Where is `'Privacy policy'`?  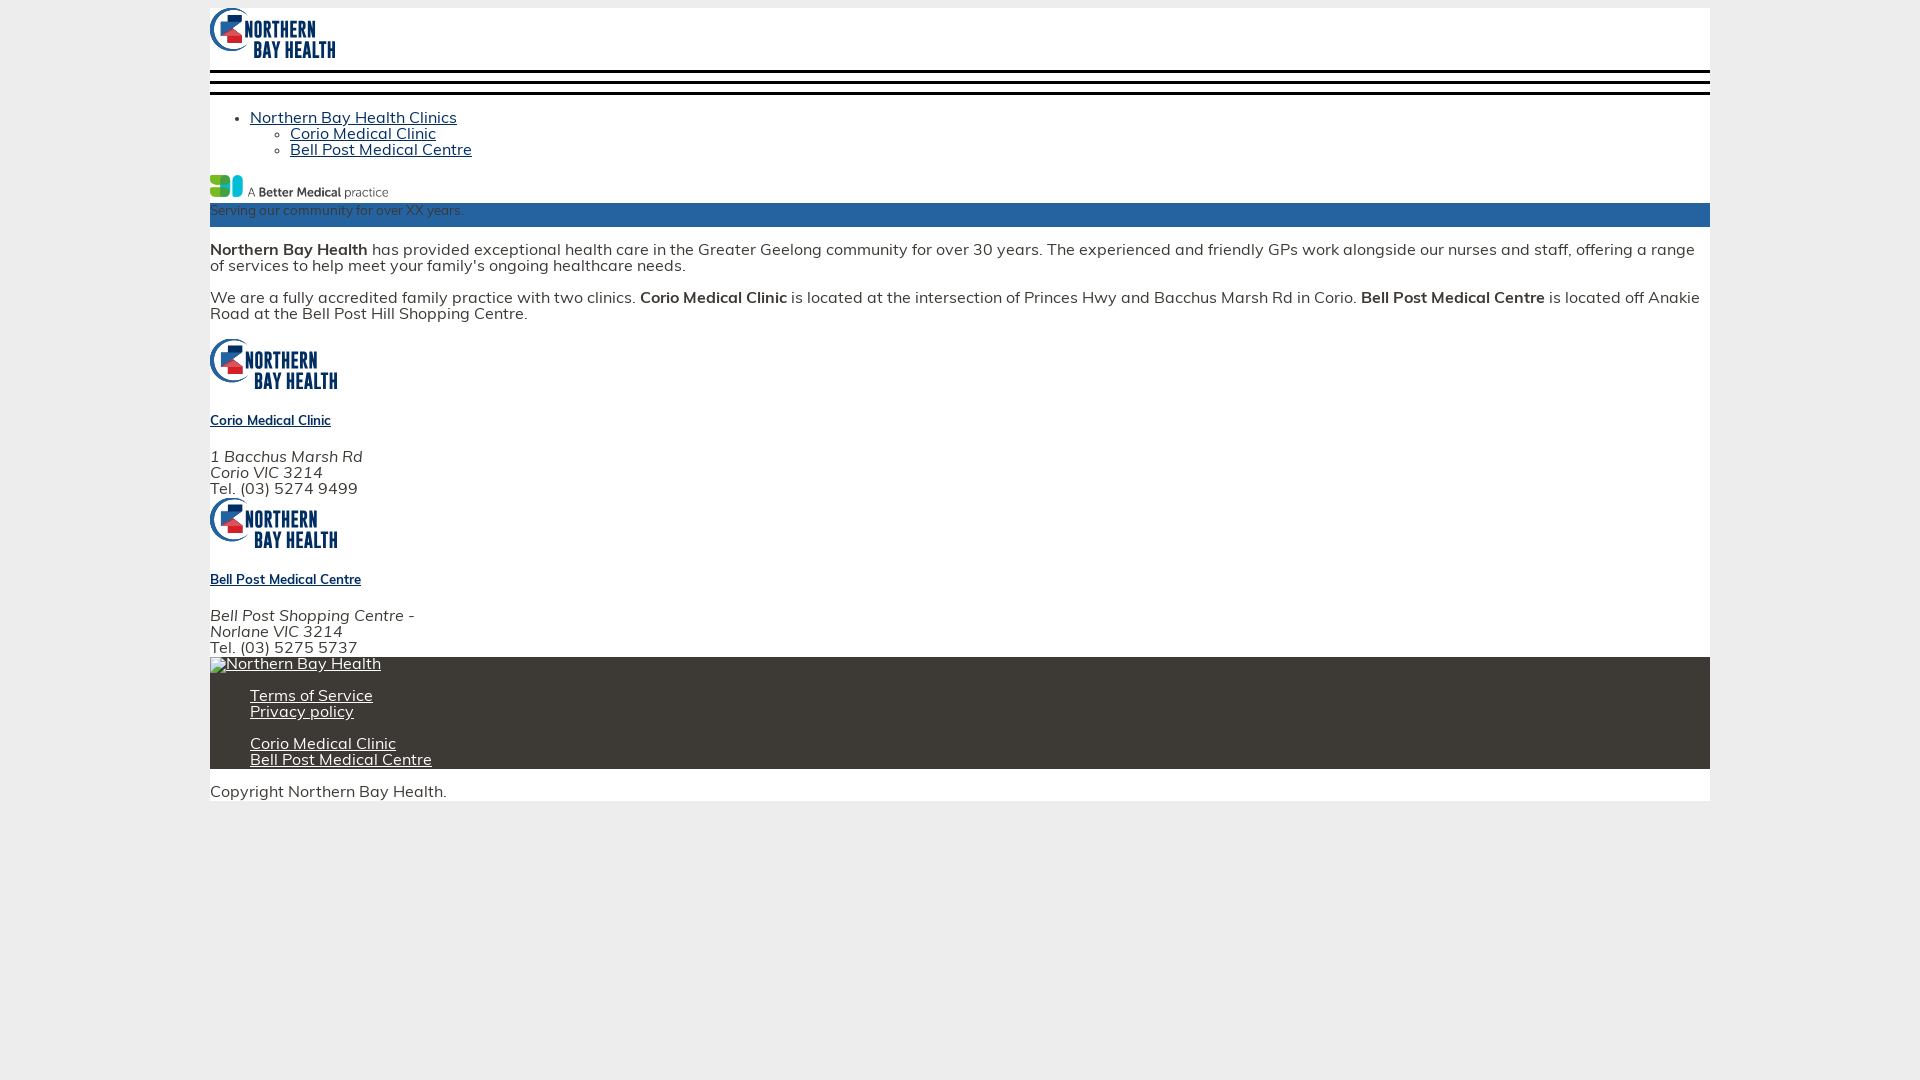 'Privacy policy' is located at coordinates (248, 712).